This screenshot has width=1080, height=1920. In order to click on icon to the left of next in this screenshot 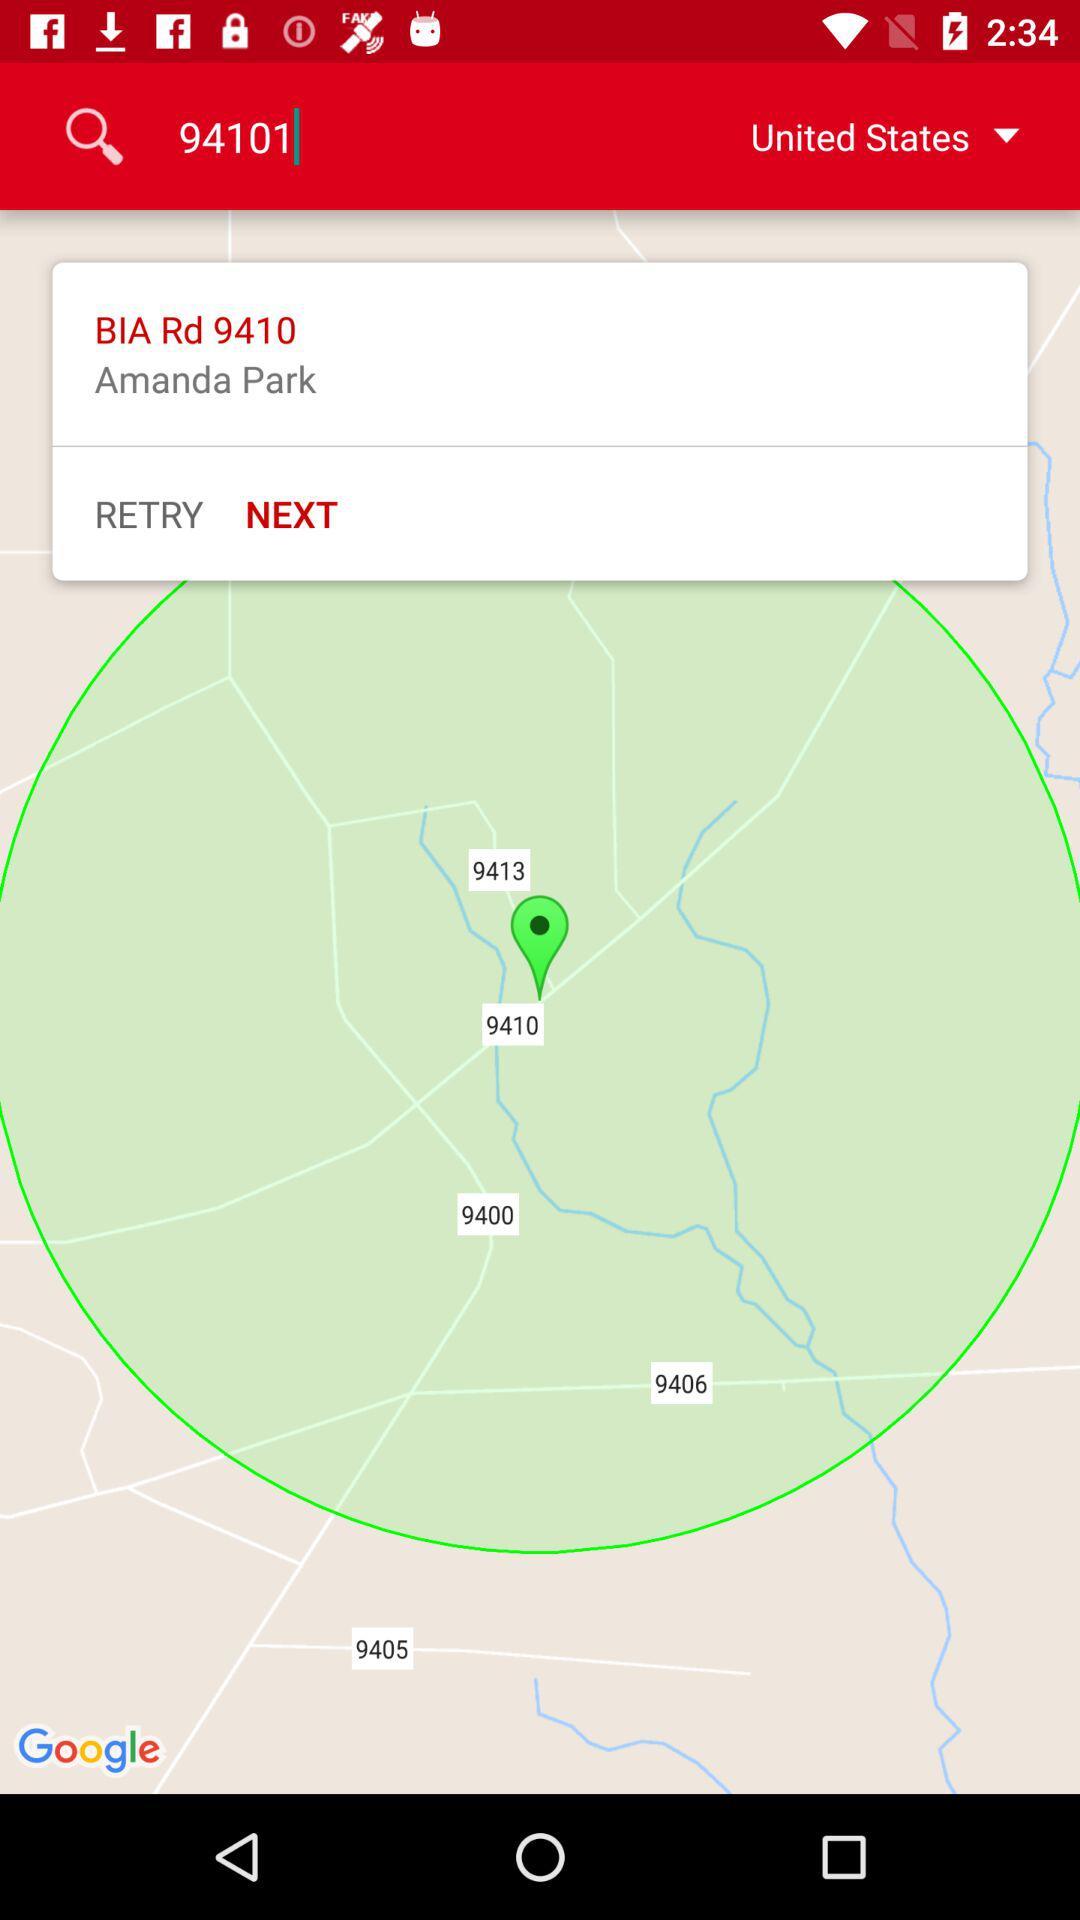, I will do `click(147, 513)`.